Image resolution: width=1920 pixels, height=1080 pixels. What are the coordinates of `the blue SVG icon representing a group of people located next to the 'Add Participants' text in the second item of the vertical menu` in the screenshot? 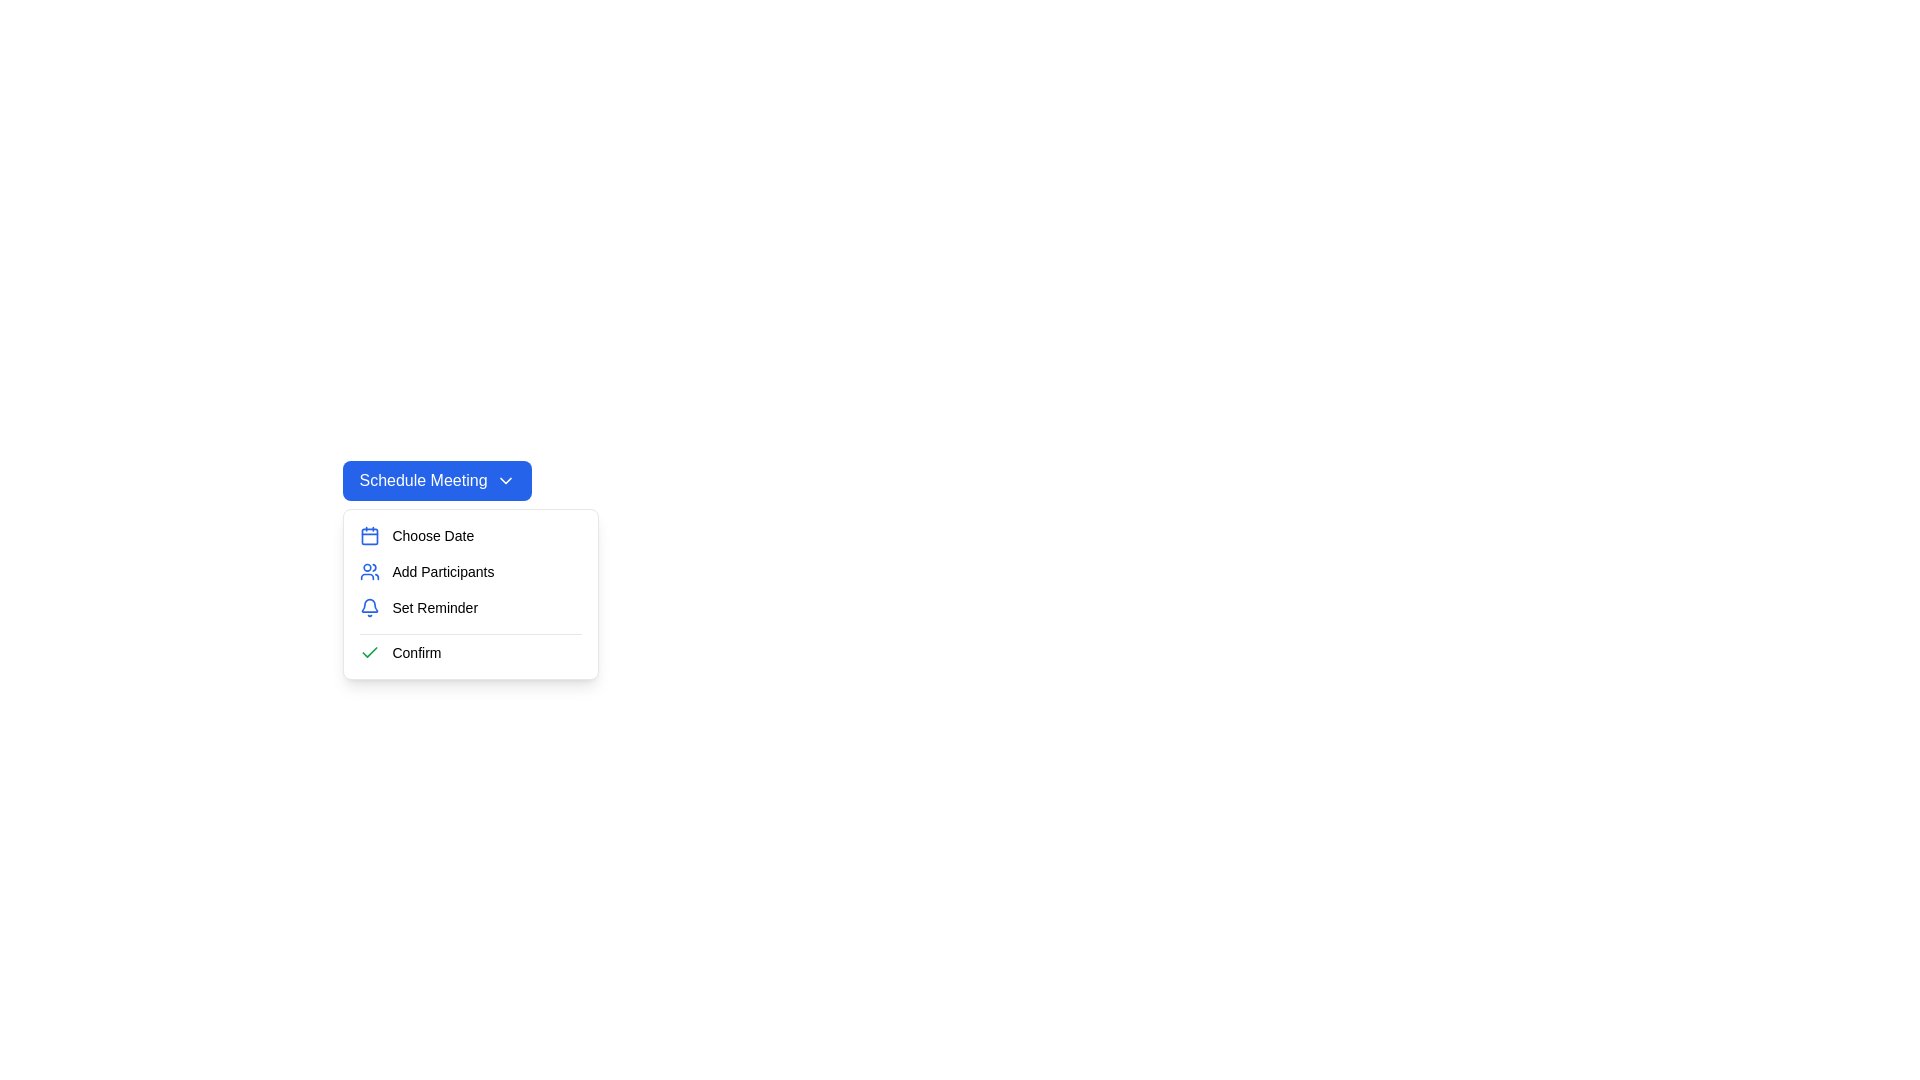 It's located at (370, 571).